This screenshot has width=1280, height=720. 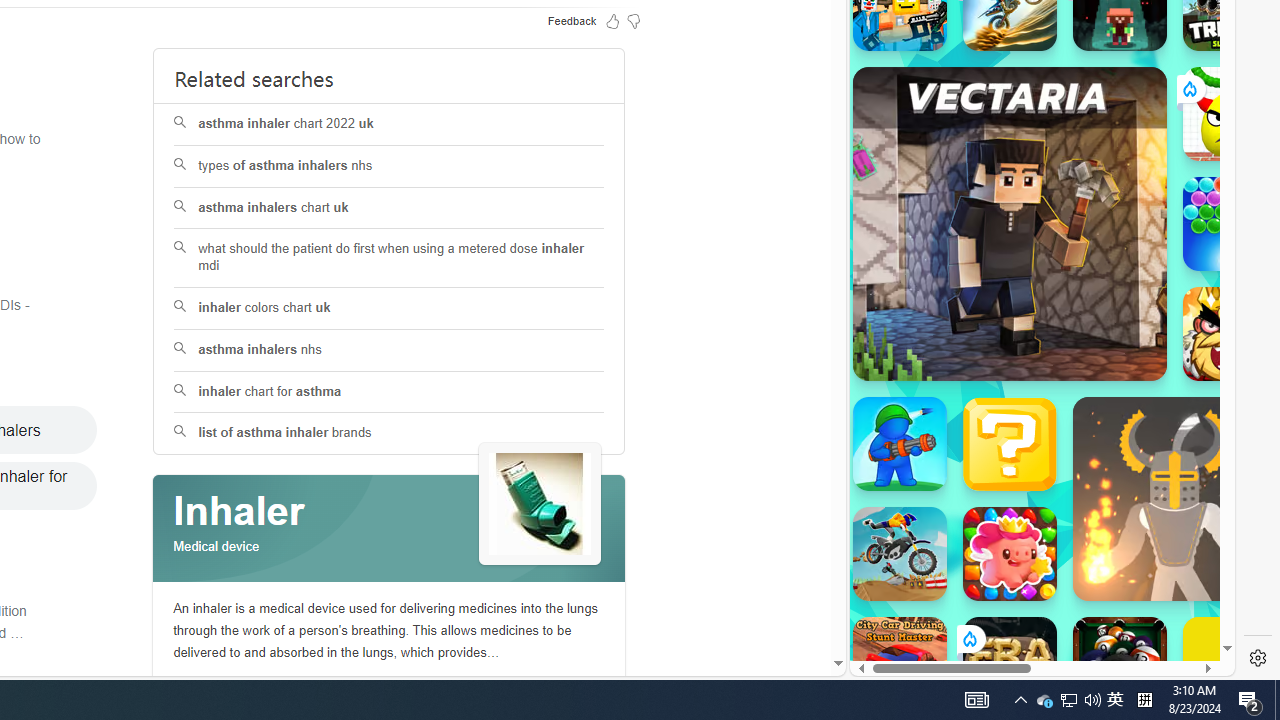 What do you see at coordinates (633, 20) in the screenshot?
I see `'Feedback Dislike'` at bounding box center [633, 20].